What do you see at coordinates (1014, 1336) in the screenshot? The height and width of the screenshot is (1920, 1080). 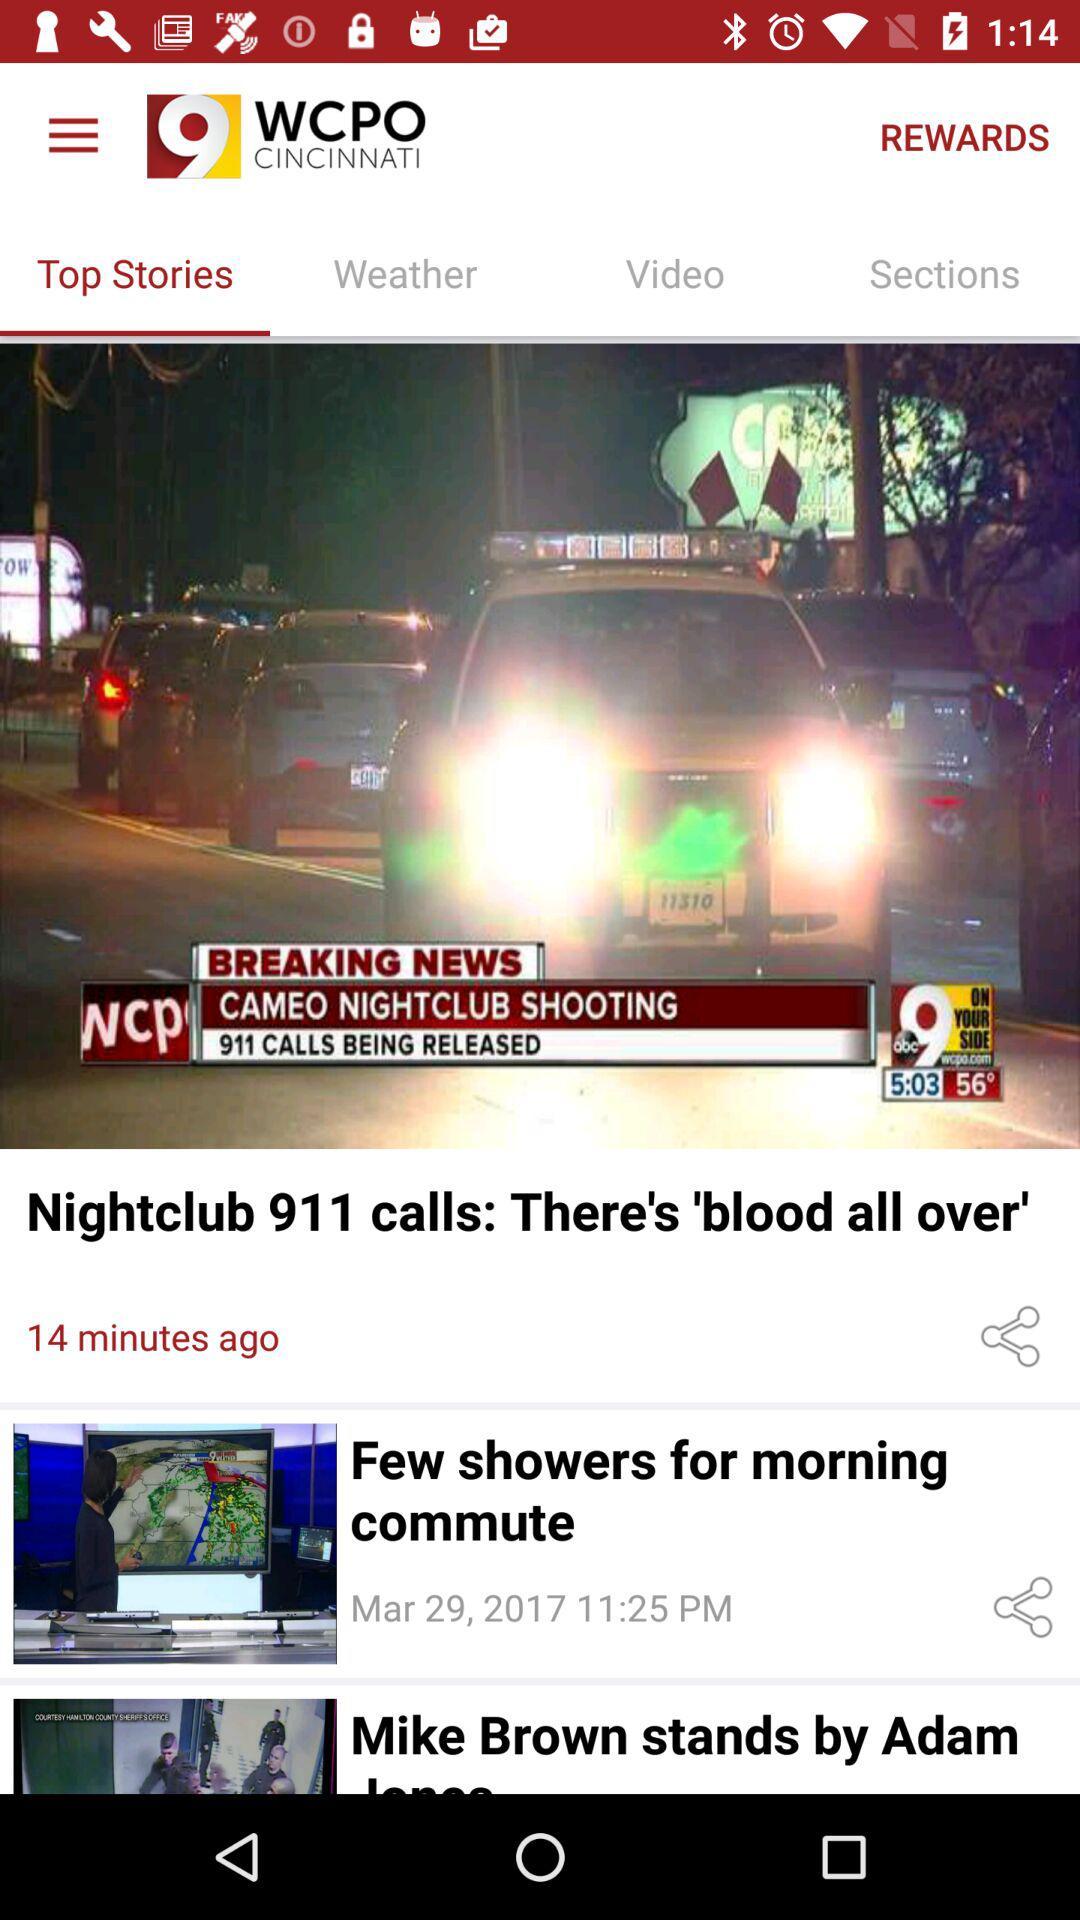 I see `share` at bounding box center [1014, 1336].